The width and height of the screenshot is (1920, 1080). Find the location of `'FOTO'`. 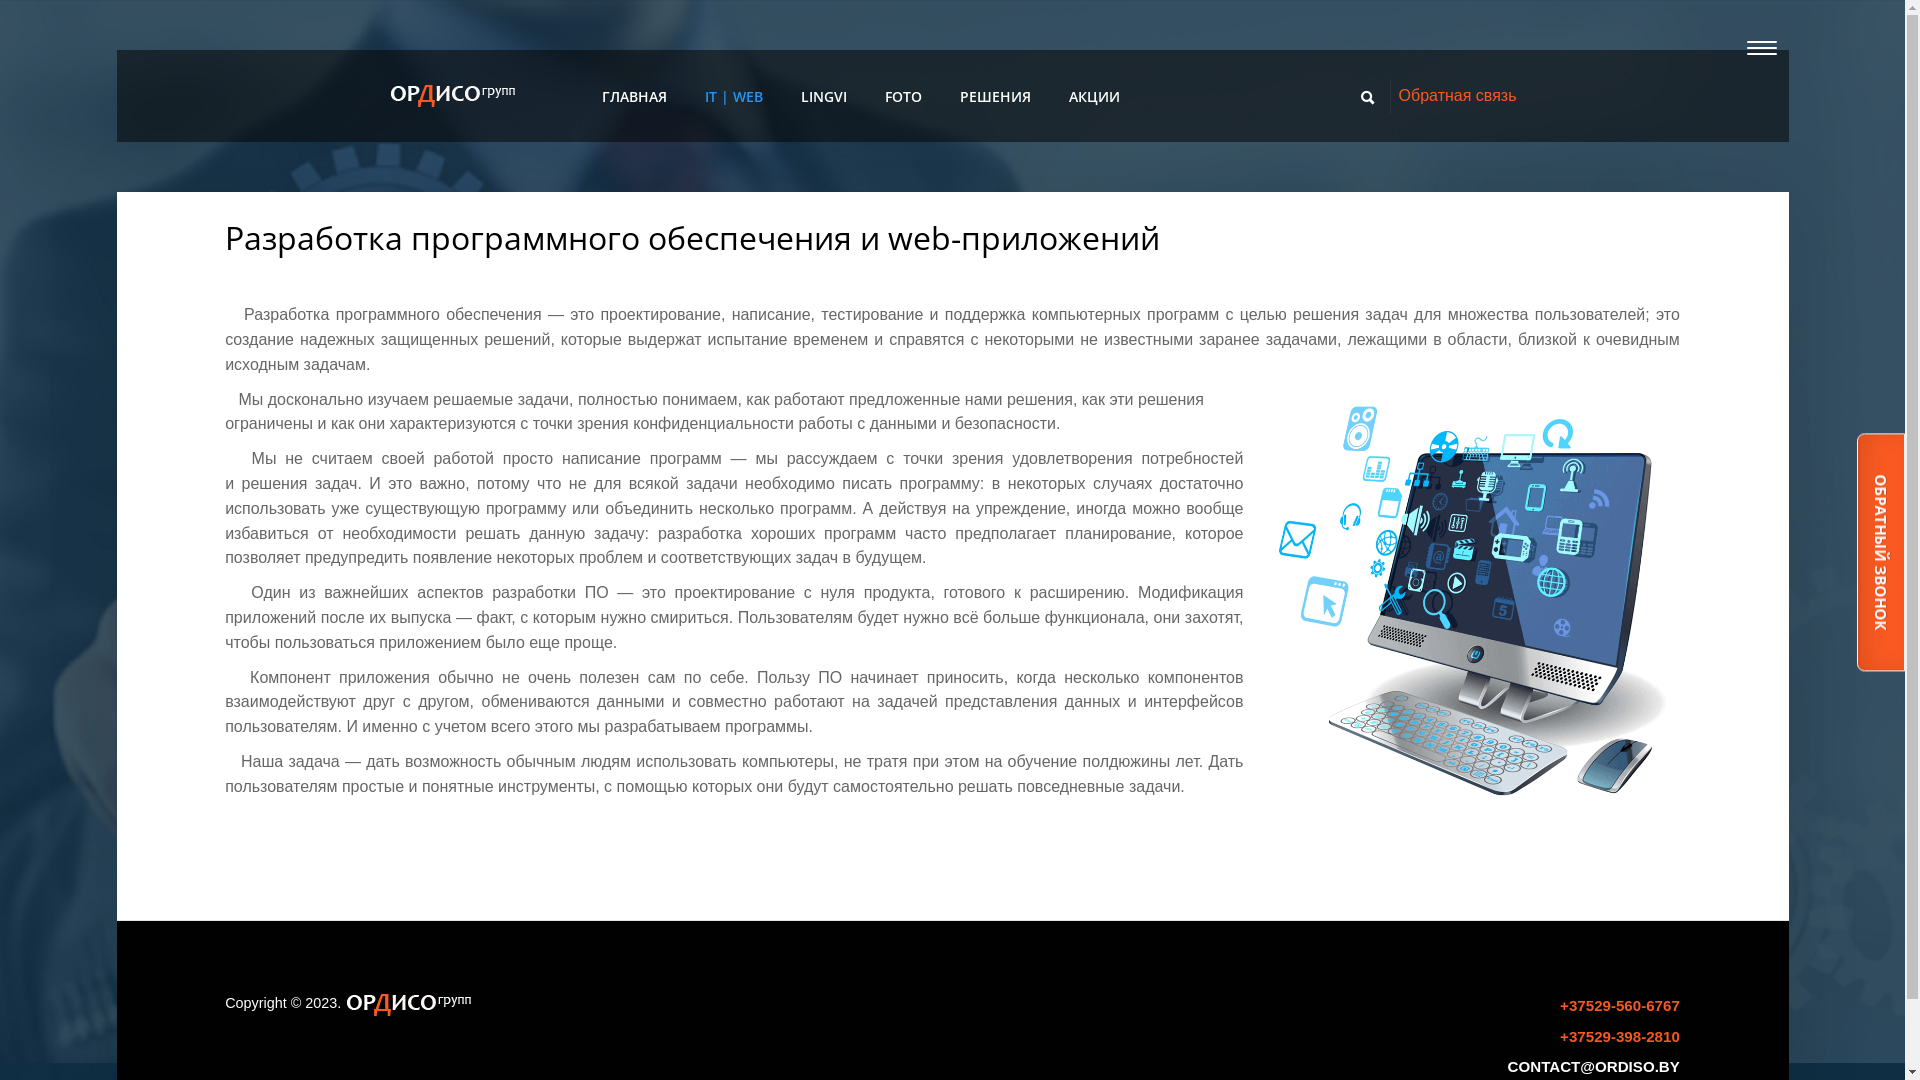

'FOTO' is located at coordinates (902, 96).